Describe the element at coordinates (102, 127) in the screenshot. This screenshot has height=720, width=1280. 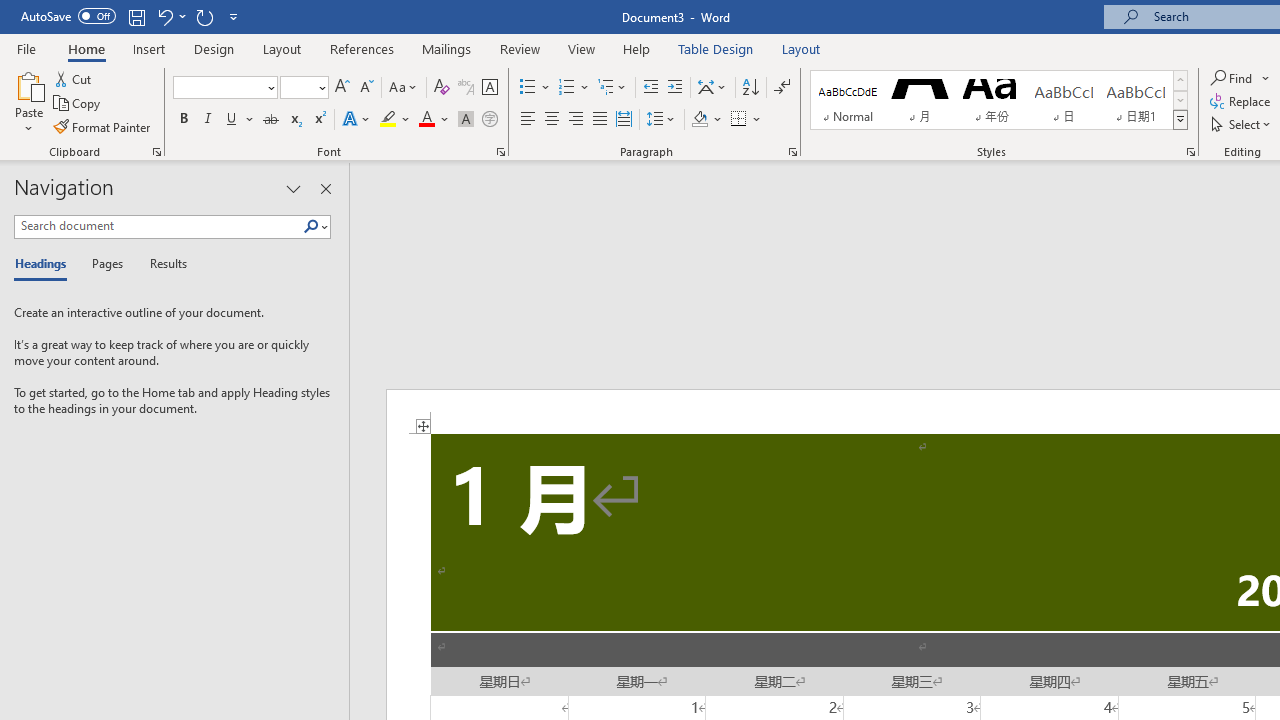
I see `'Format Painter'` at that location.